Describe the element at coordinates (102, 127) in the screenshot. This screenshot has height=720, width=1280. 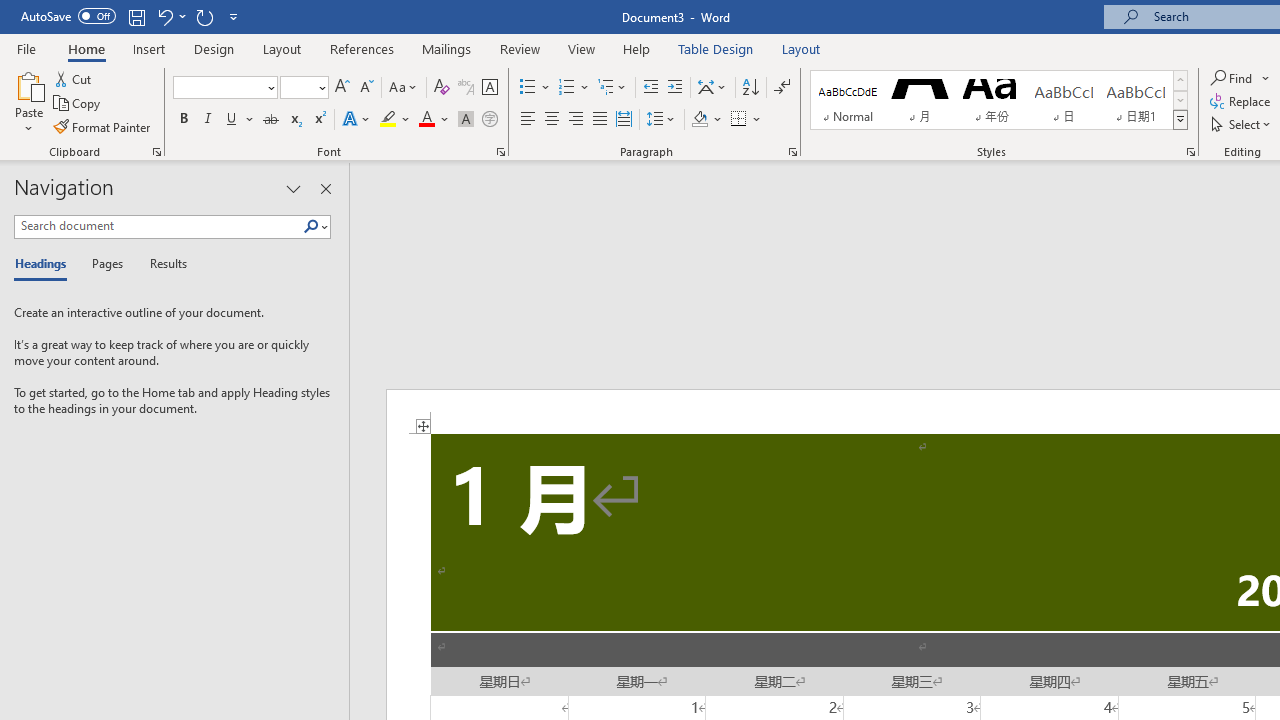
I see `'Format Painter'` at that location.